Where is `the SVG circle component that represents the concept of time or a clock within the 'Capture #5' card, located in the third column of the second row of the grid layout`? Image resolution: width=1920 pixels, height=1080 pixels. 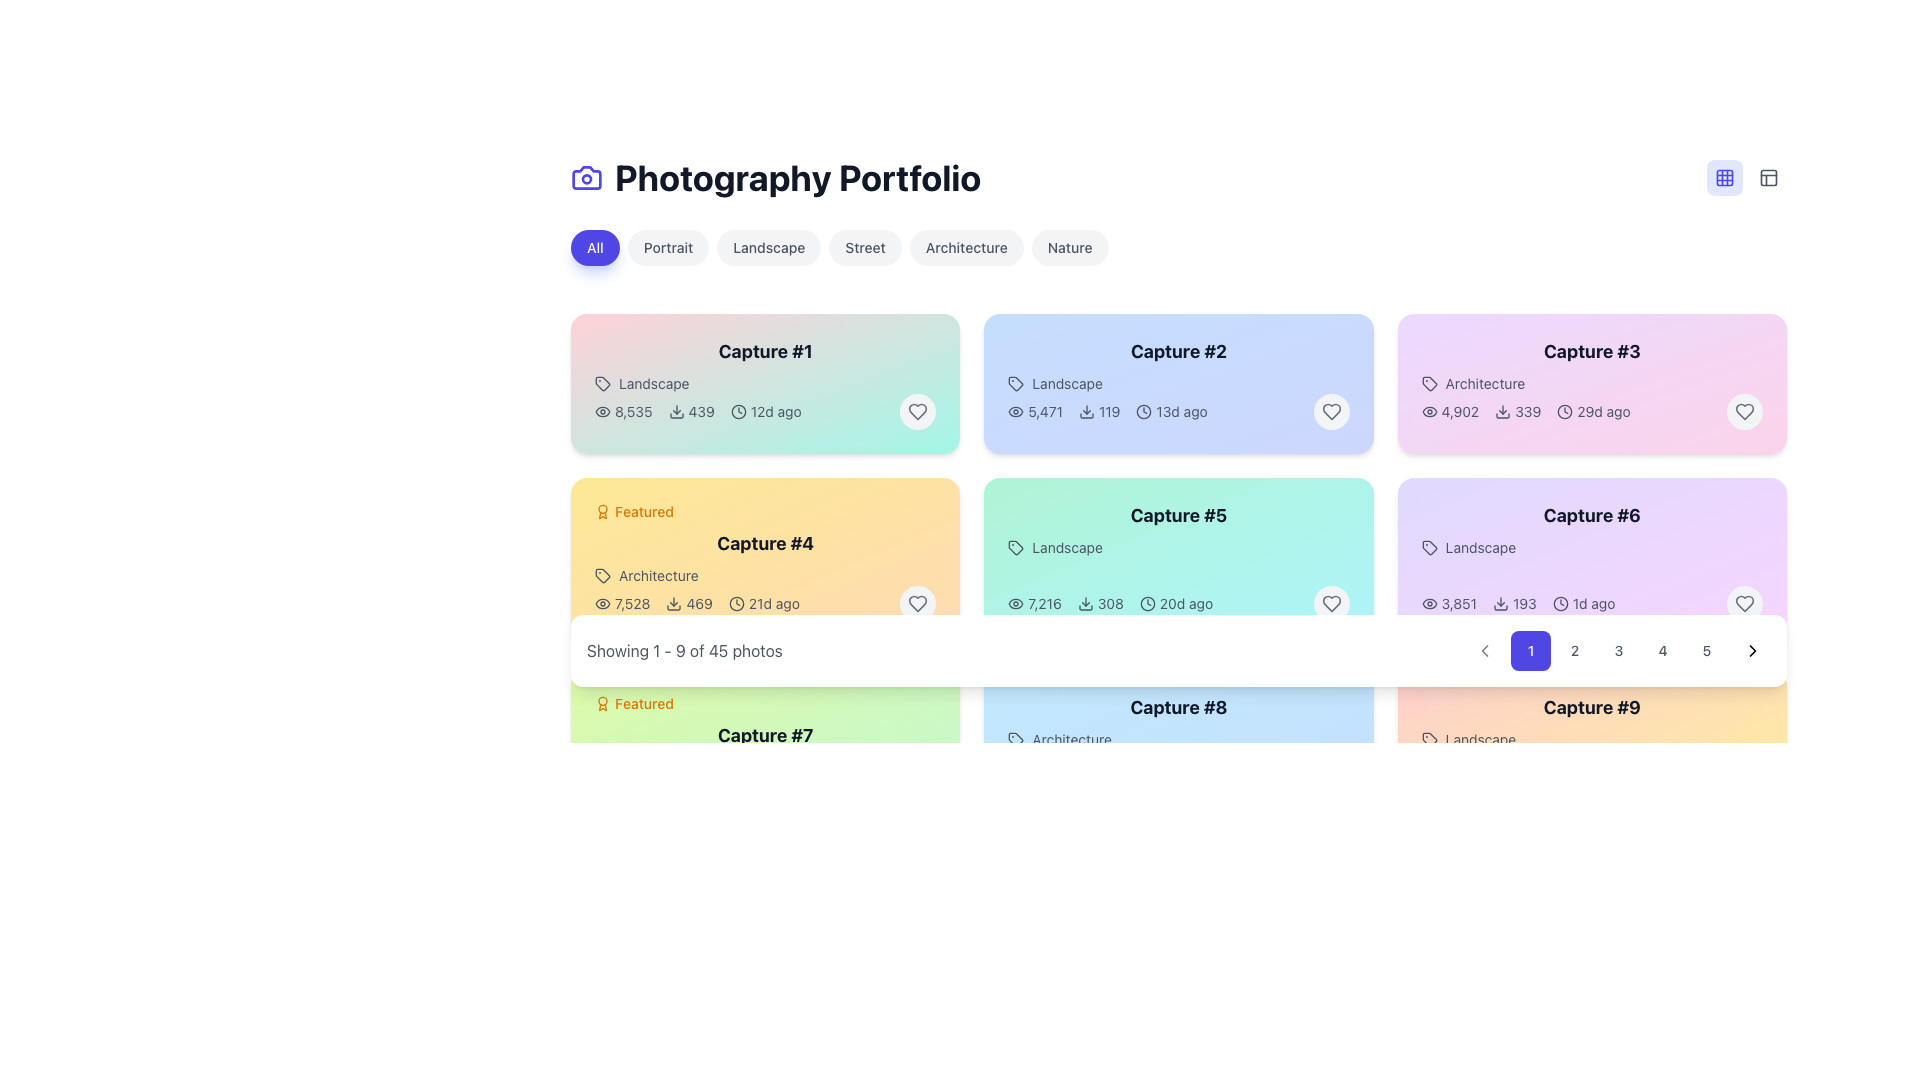
the SVG circle component that represents the concept of time or a clock within the 'Capture #5' card, located in the third column of the second row of the grid layout is located at coordinates (1147, 603).